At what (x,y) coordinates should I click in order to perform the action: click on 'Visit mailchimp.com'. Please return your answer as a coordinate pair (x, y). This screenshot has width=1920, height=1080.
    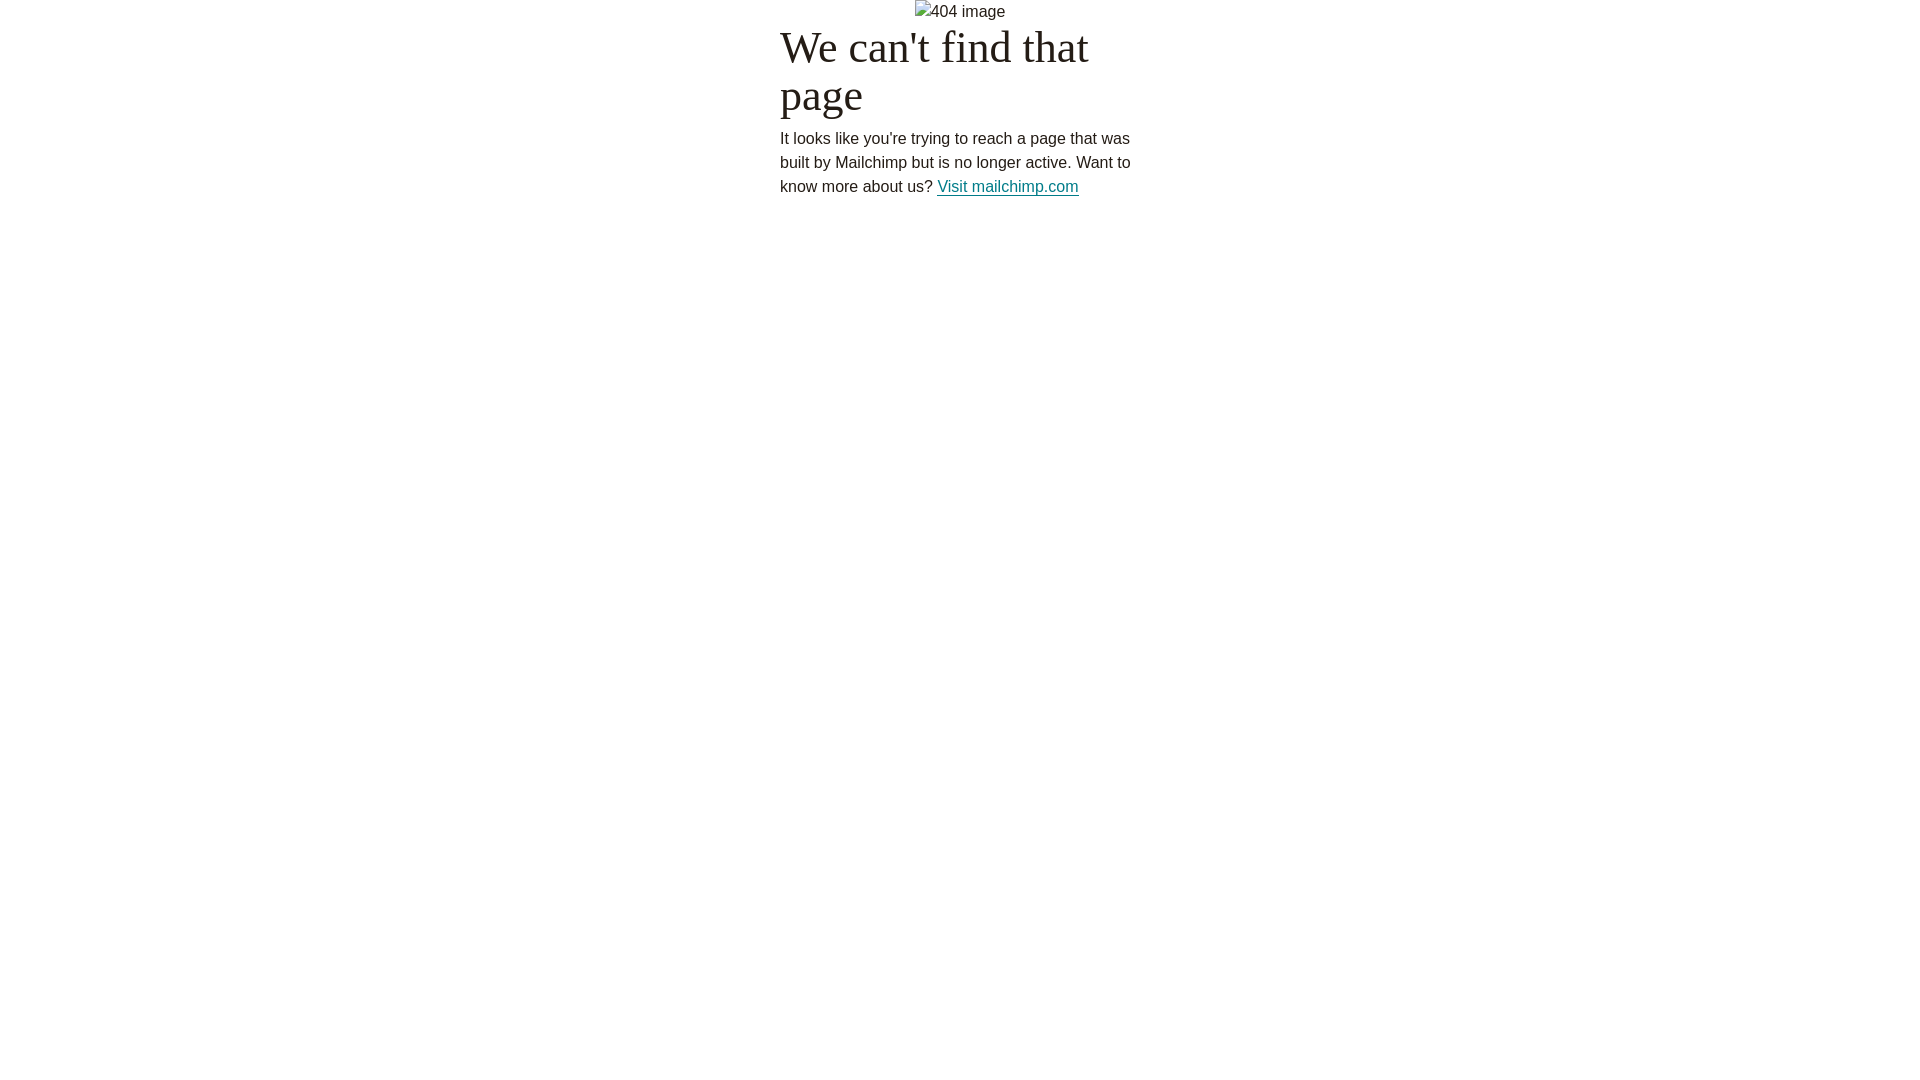
    Looking at the image, I should click on (1007, 186).